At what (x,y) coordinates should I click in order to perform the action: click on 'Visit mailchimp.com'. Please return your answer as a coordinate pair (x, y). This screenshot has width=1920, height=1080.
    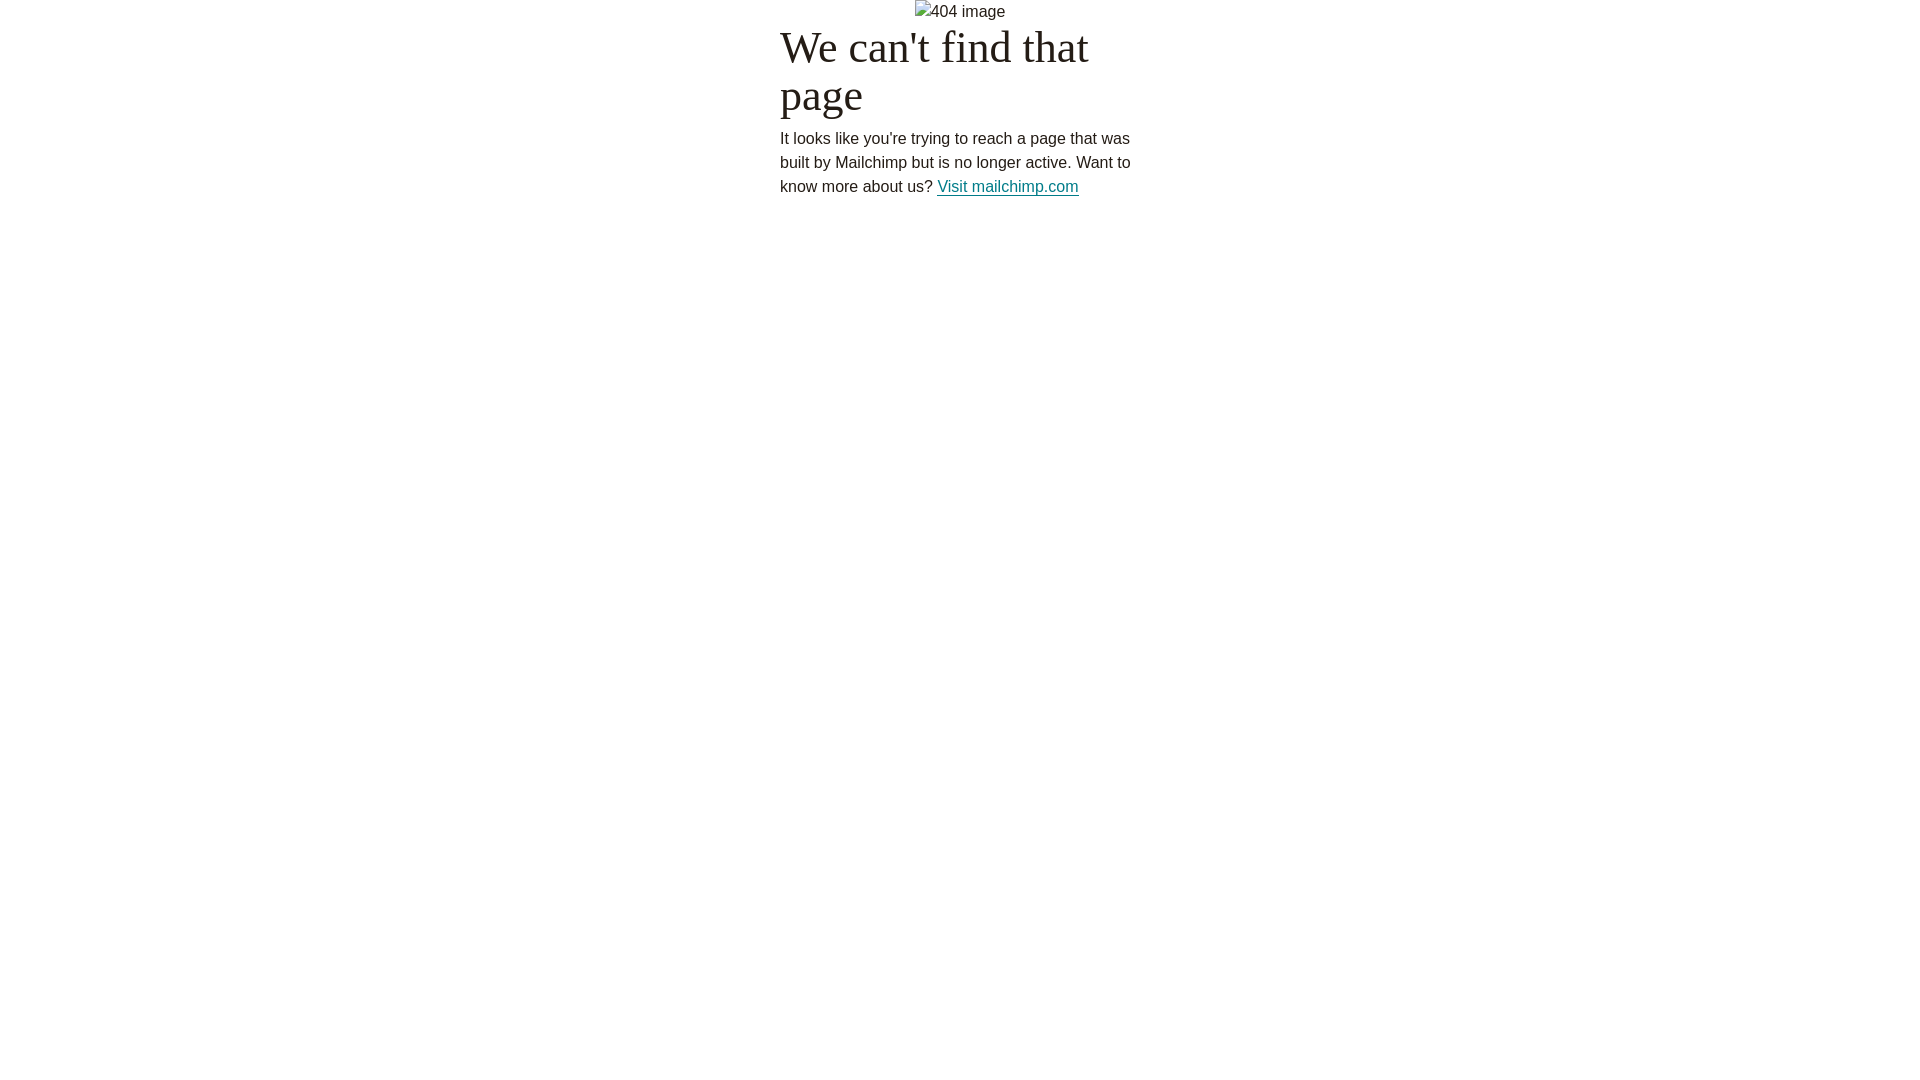
    Looking at the image, I should click on (1007, 186).